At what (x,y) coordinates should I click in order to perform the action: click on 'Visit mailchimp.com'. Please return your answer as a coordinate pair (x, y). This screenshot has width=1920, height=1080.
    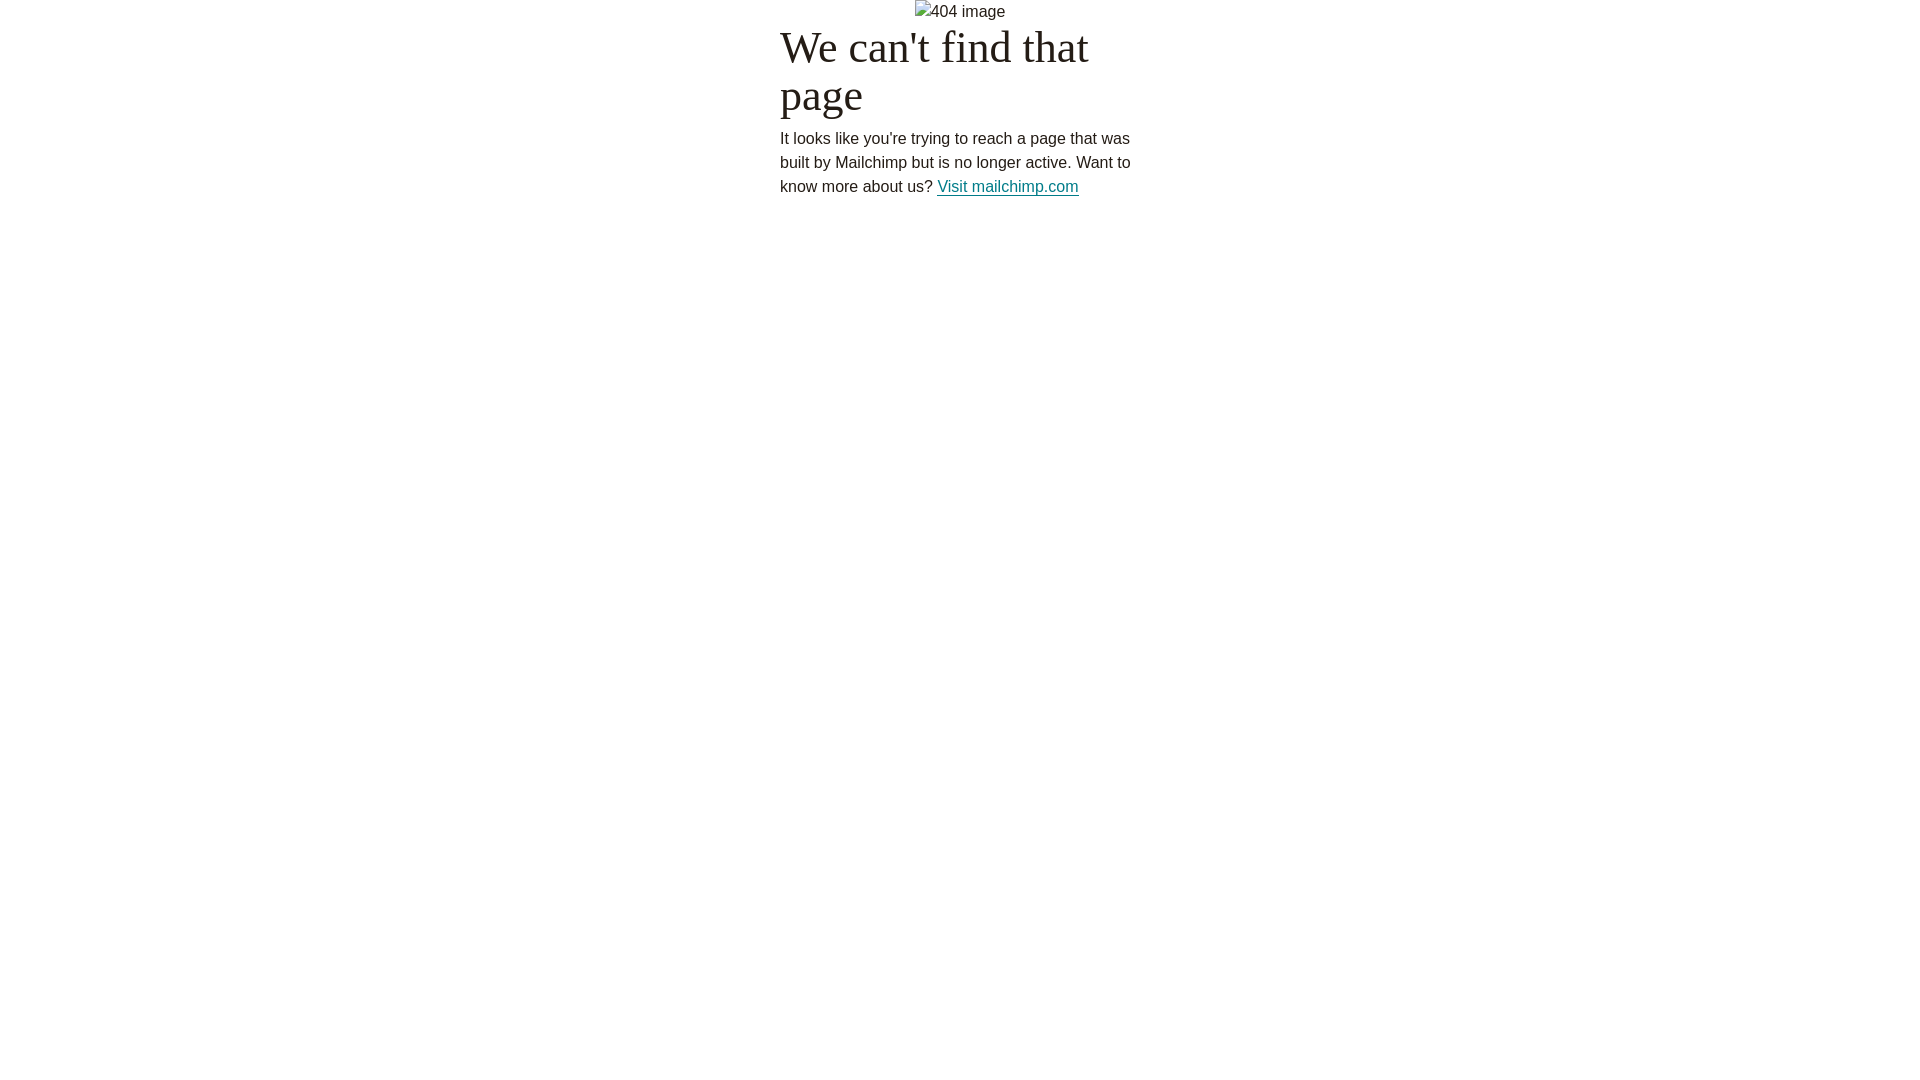
    Looking at the image, I should click on (1007, 186).